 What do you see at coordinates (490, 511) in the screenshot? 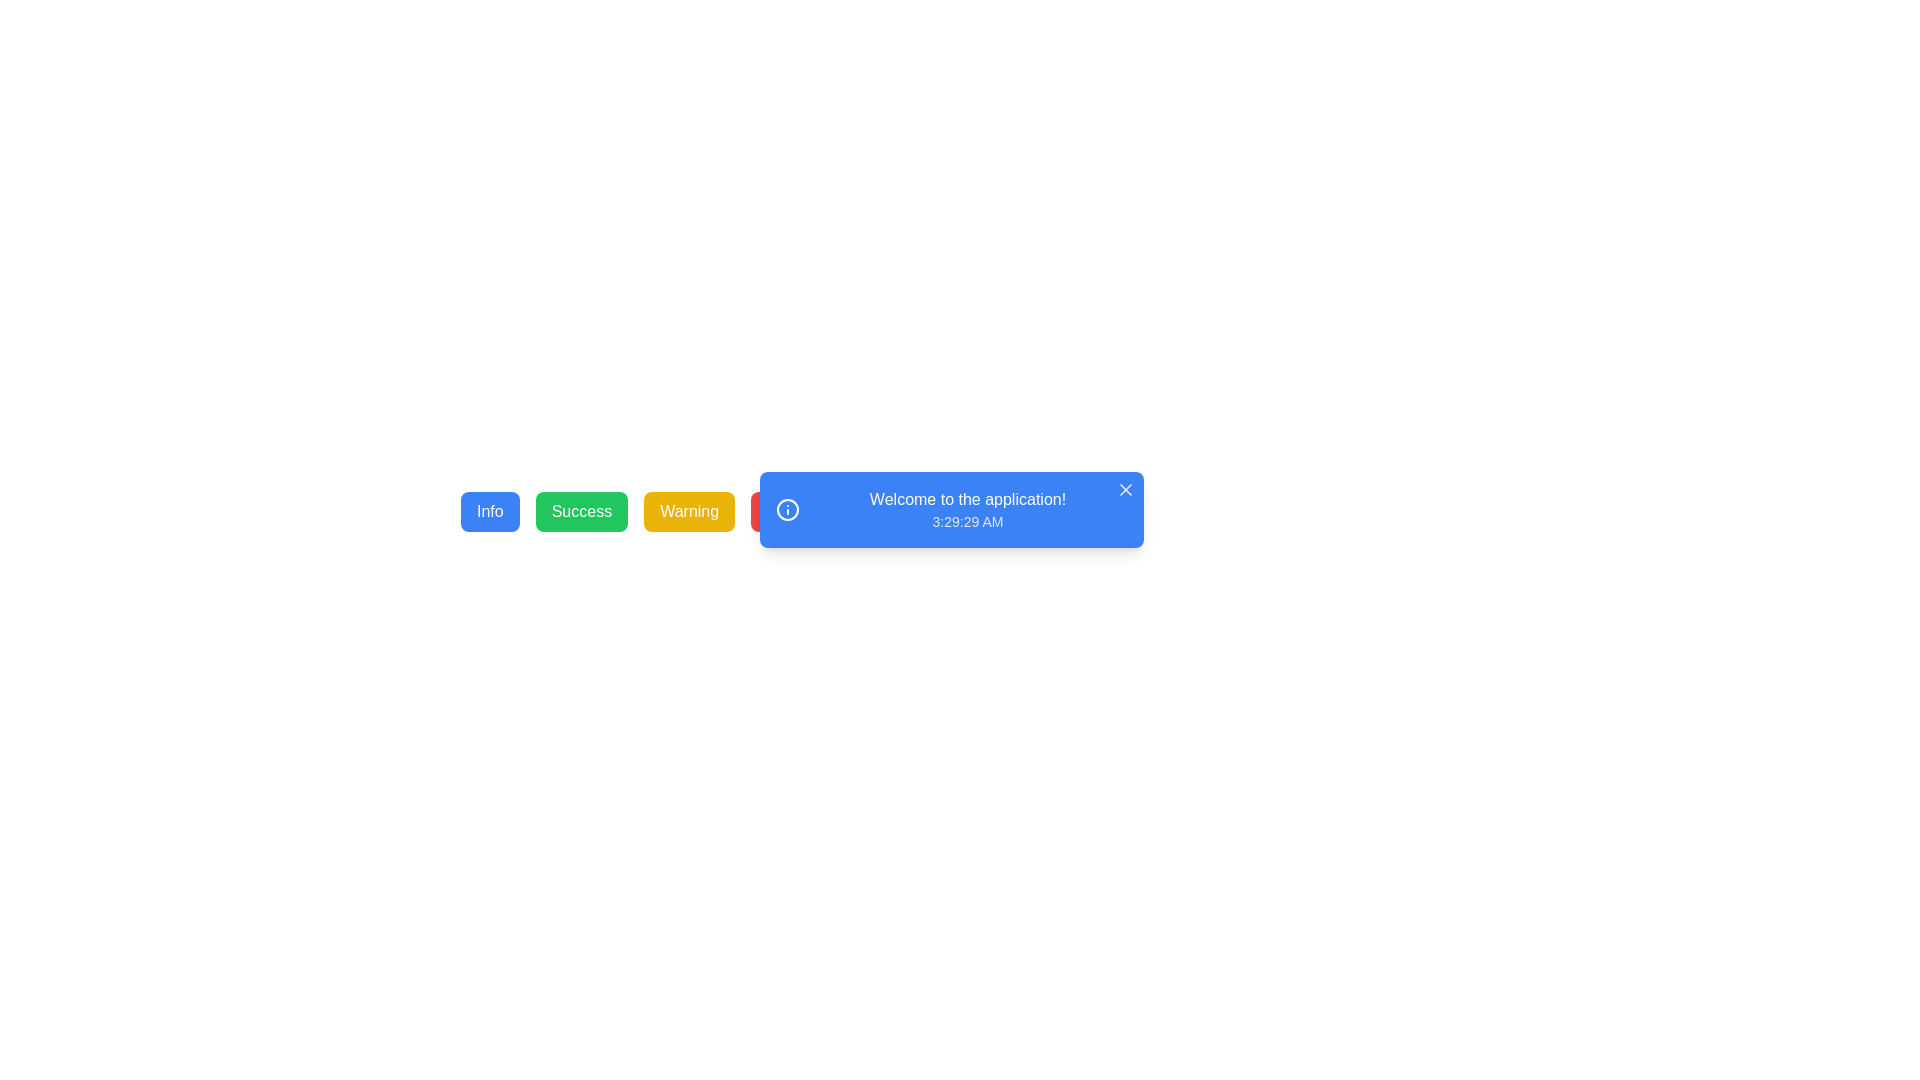
I see `the first button in the horizontal sequence, which functions as an 'Info' button` at bounding box center [490, 511].